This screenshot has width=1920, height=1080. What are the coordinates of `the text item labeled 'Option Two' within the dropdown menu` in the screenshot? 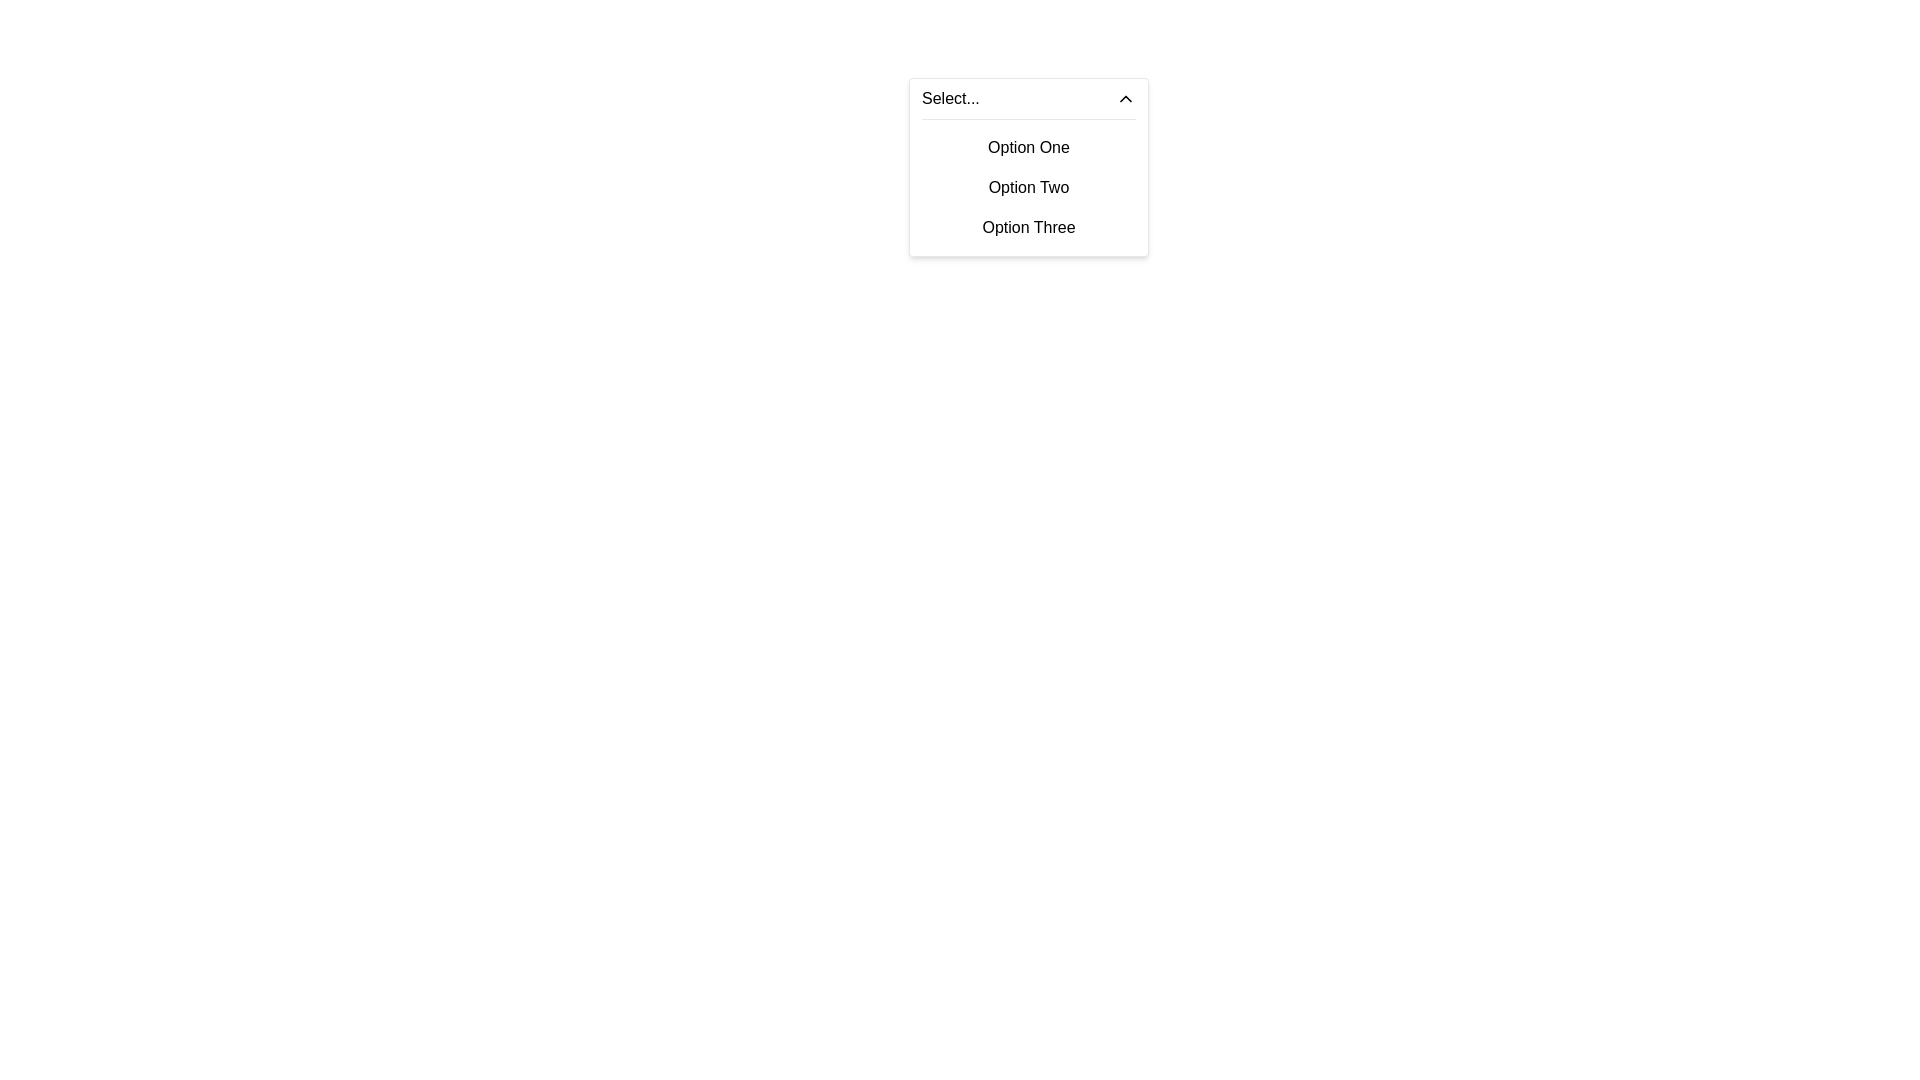 It's located at (1028, 188).